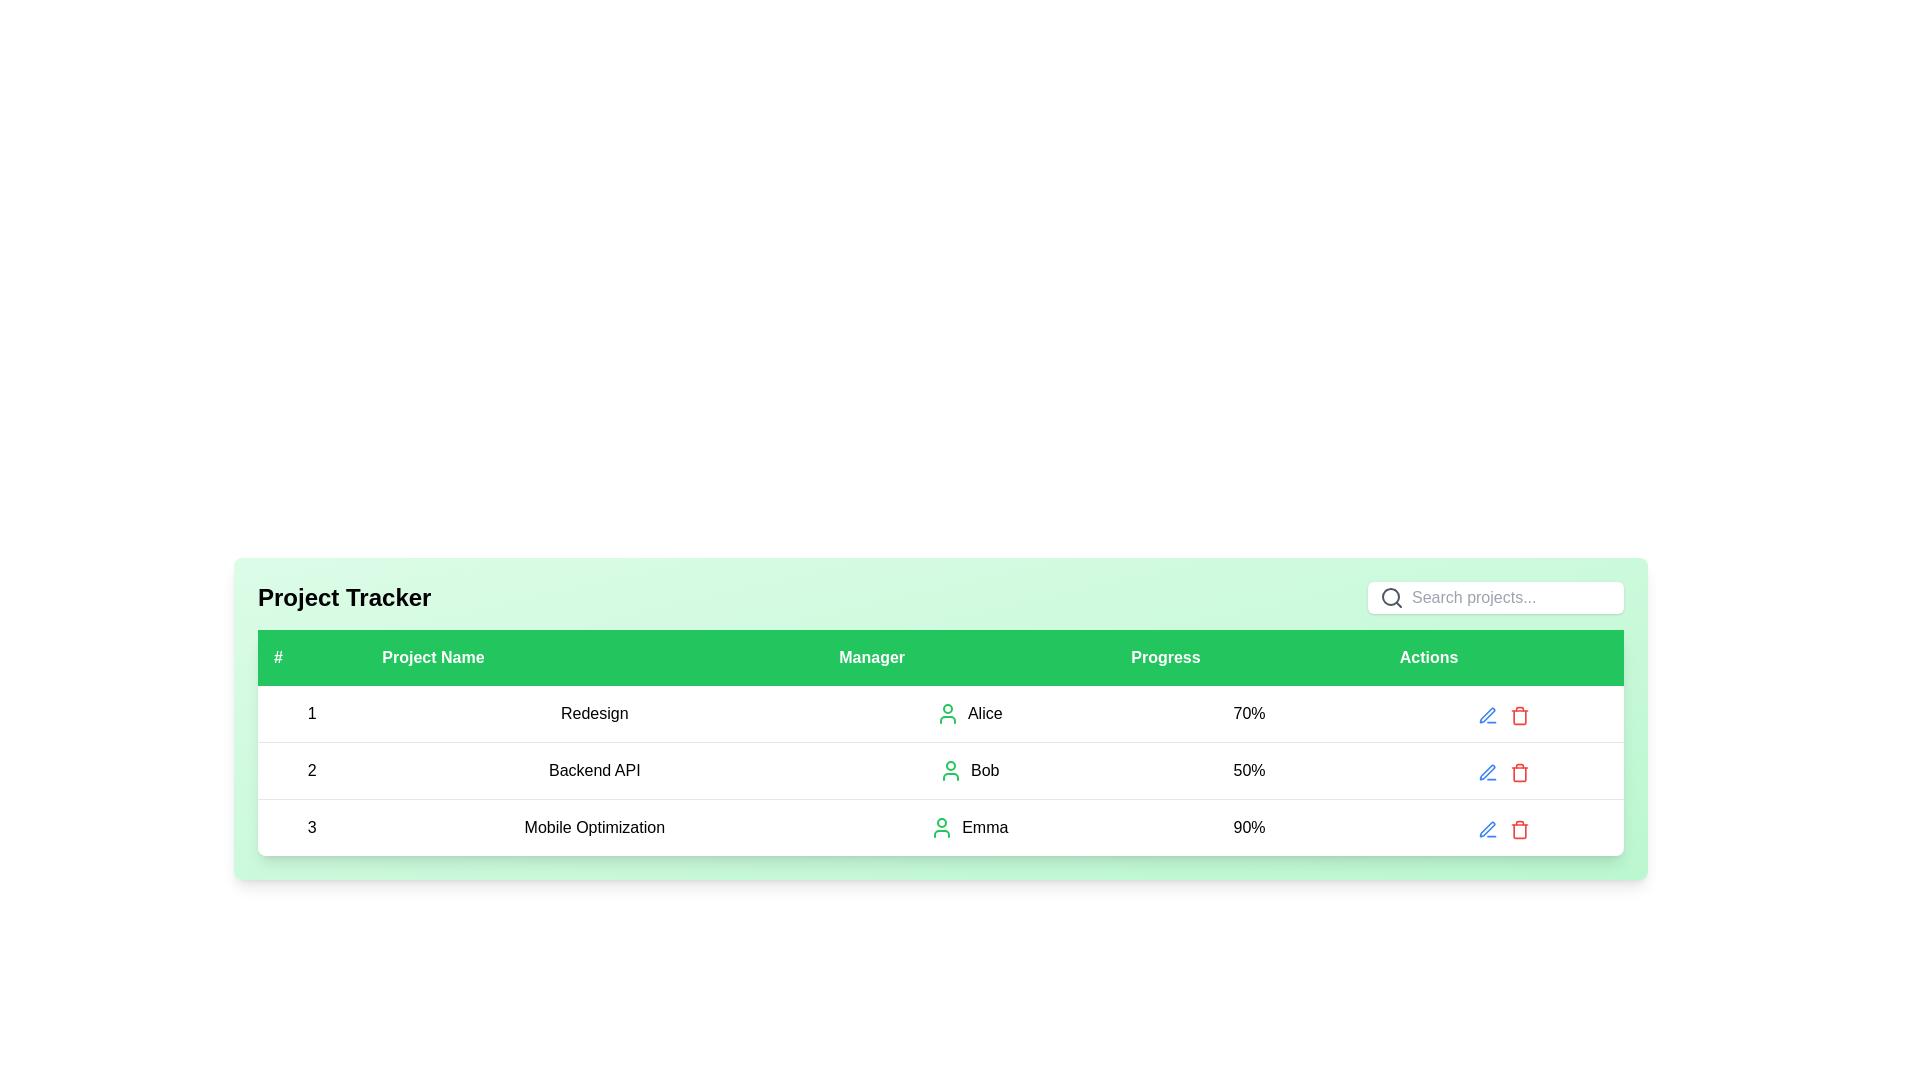 Image resolution: width=1920 pixels, height=1080 pixels. I want to click on the edit button located in the actions column of the first row in the table, which is positioned to the left of a red trash can icon, so click(1487, 715).